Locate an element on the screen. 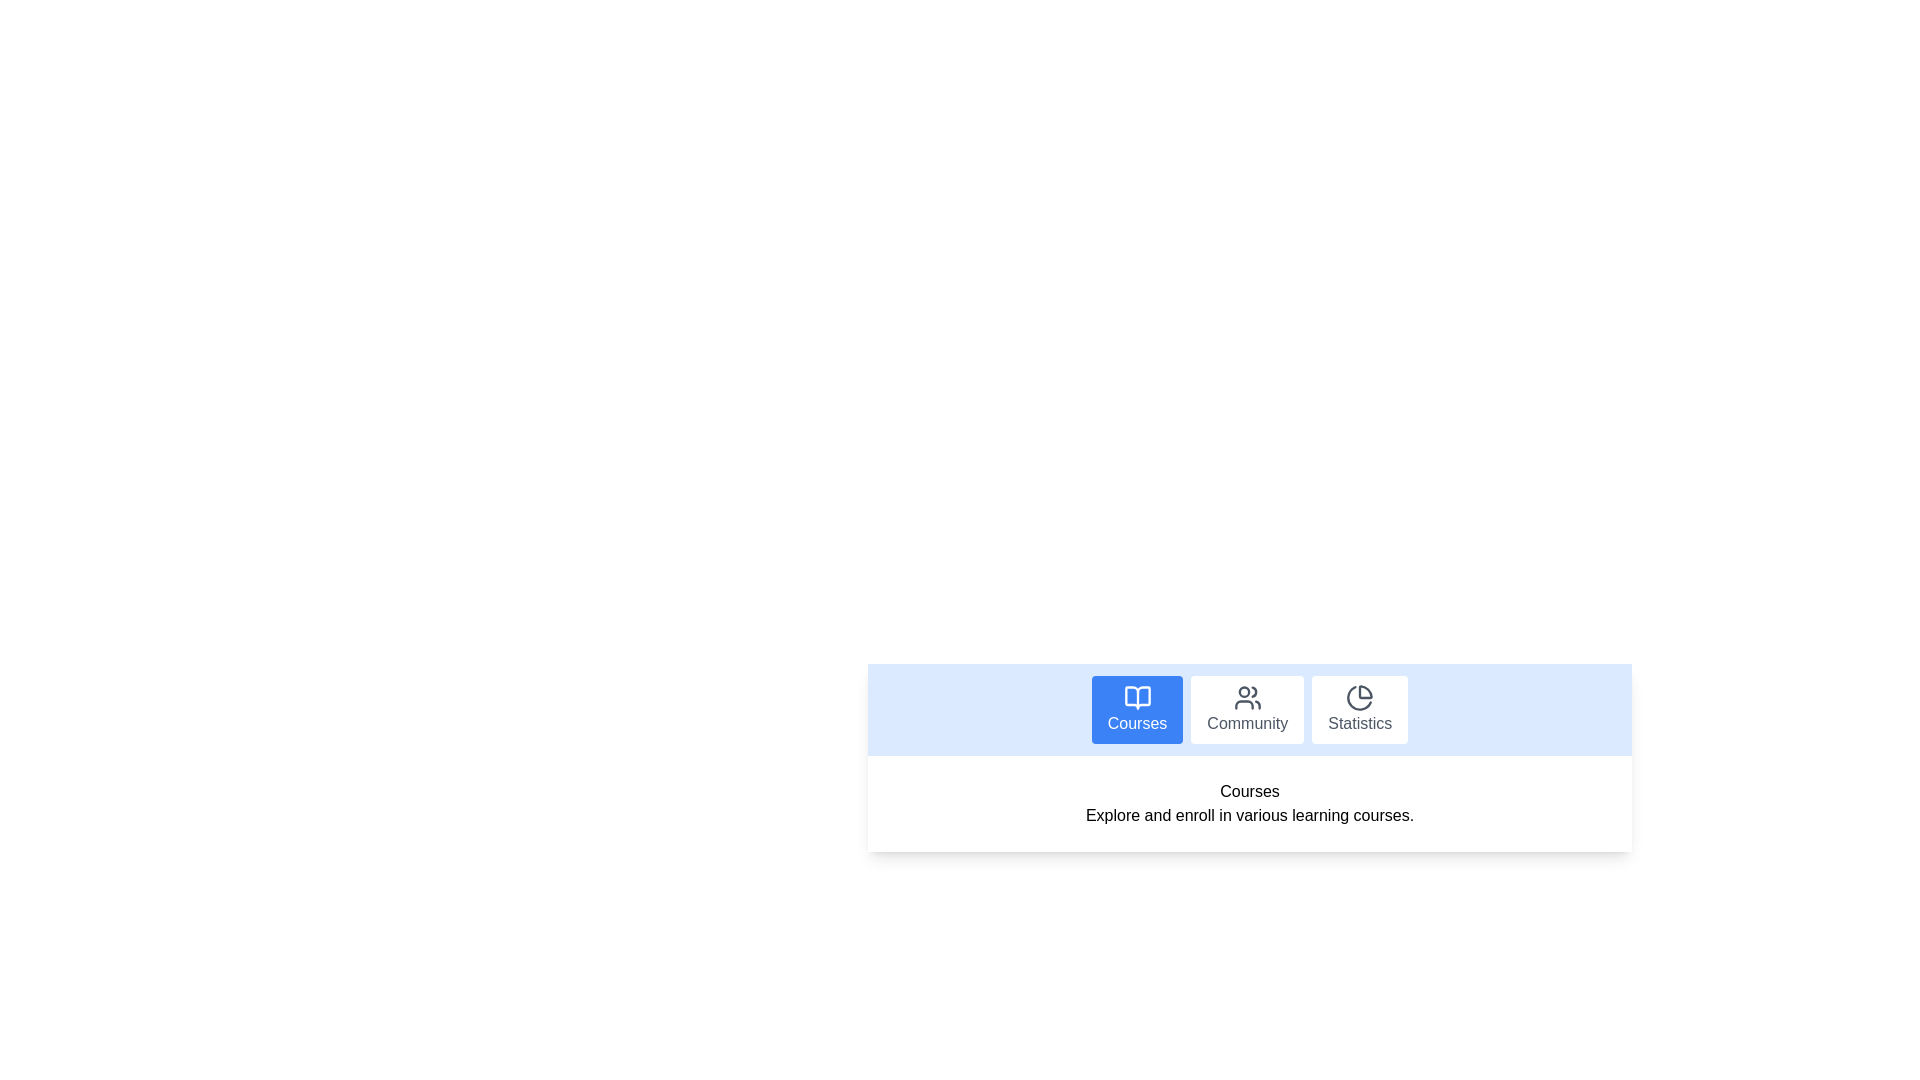  the Statistics tab is located at coordinates (1360, 708).